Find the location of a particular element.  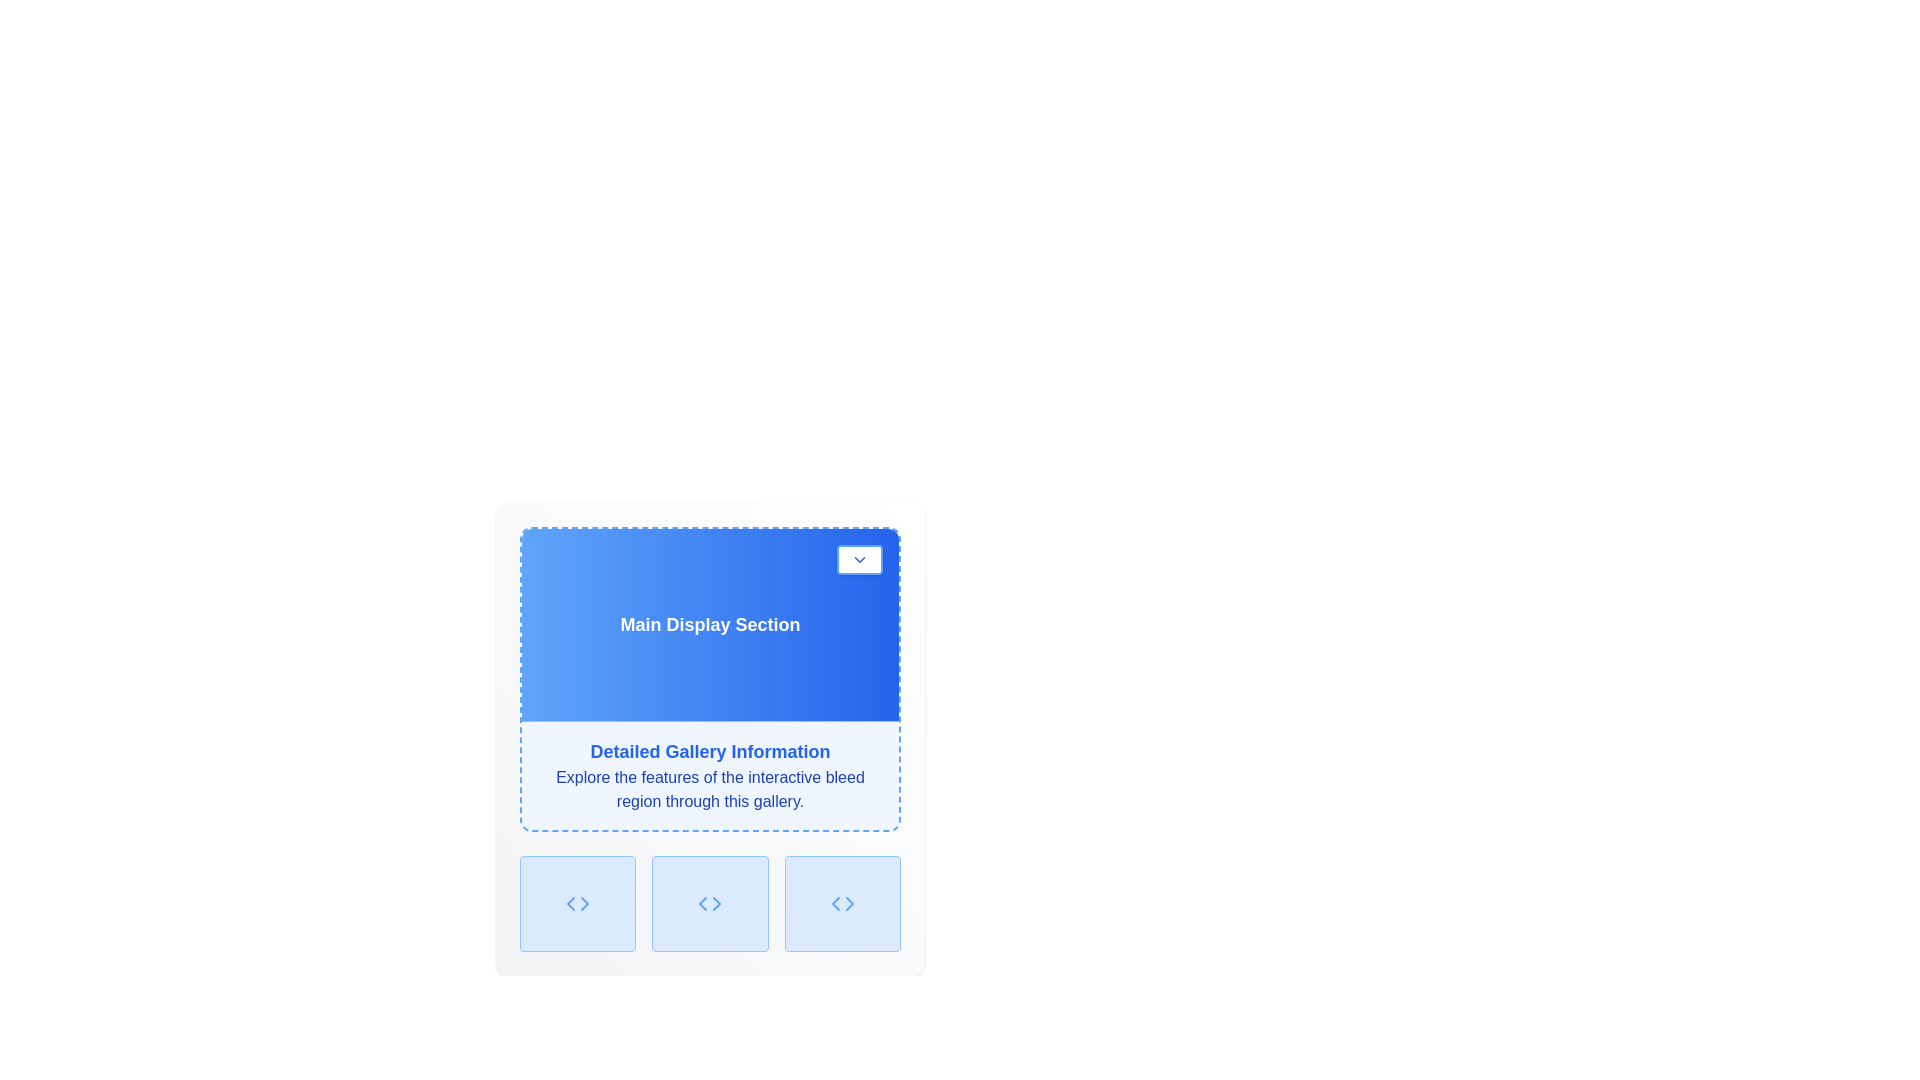

the centrally aligned Text Label that serves as the heading for the main display area, located at the top of the interface is located at coordinates (710, 623).